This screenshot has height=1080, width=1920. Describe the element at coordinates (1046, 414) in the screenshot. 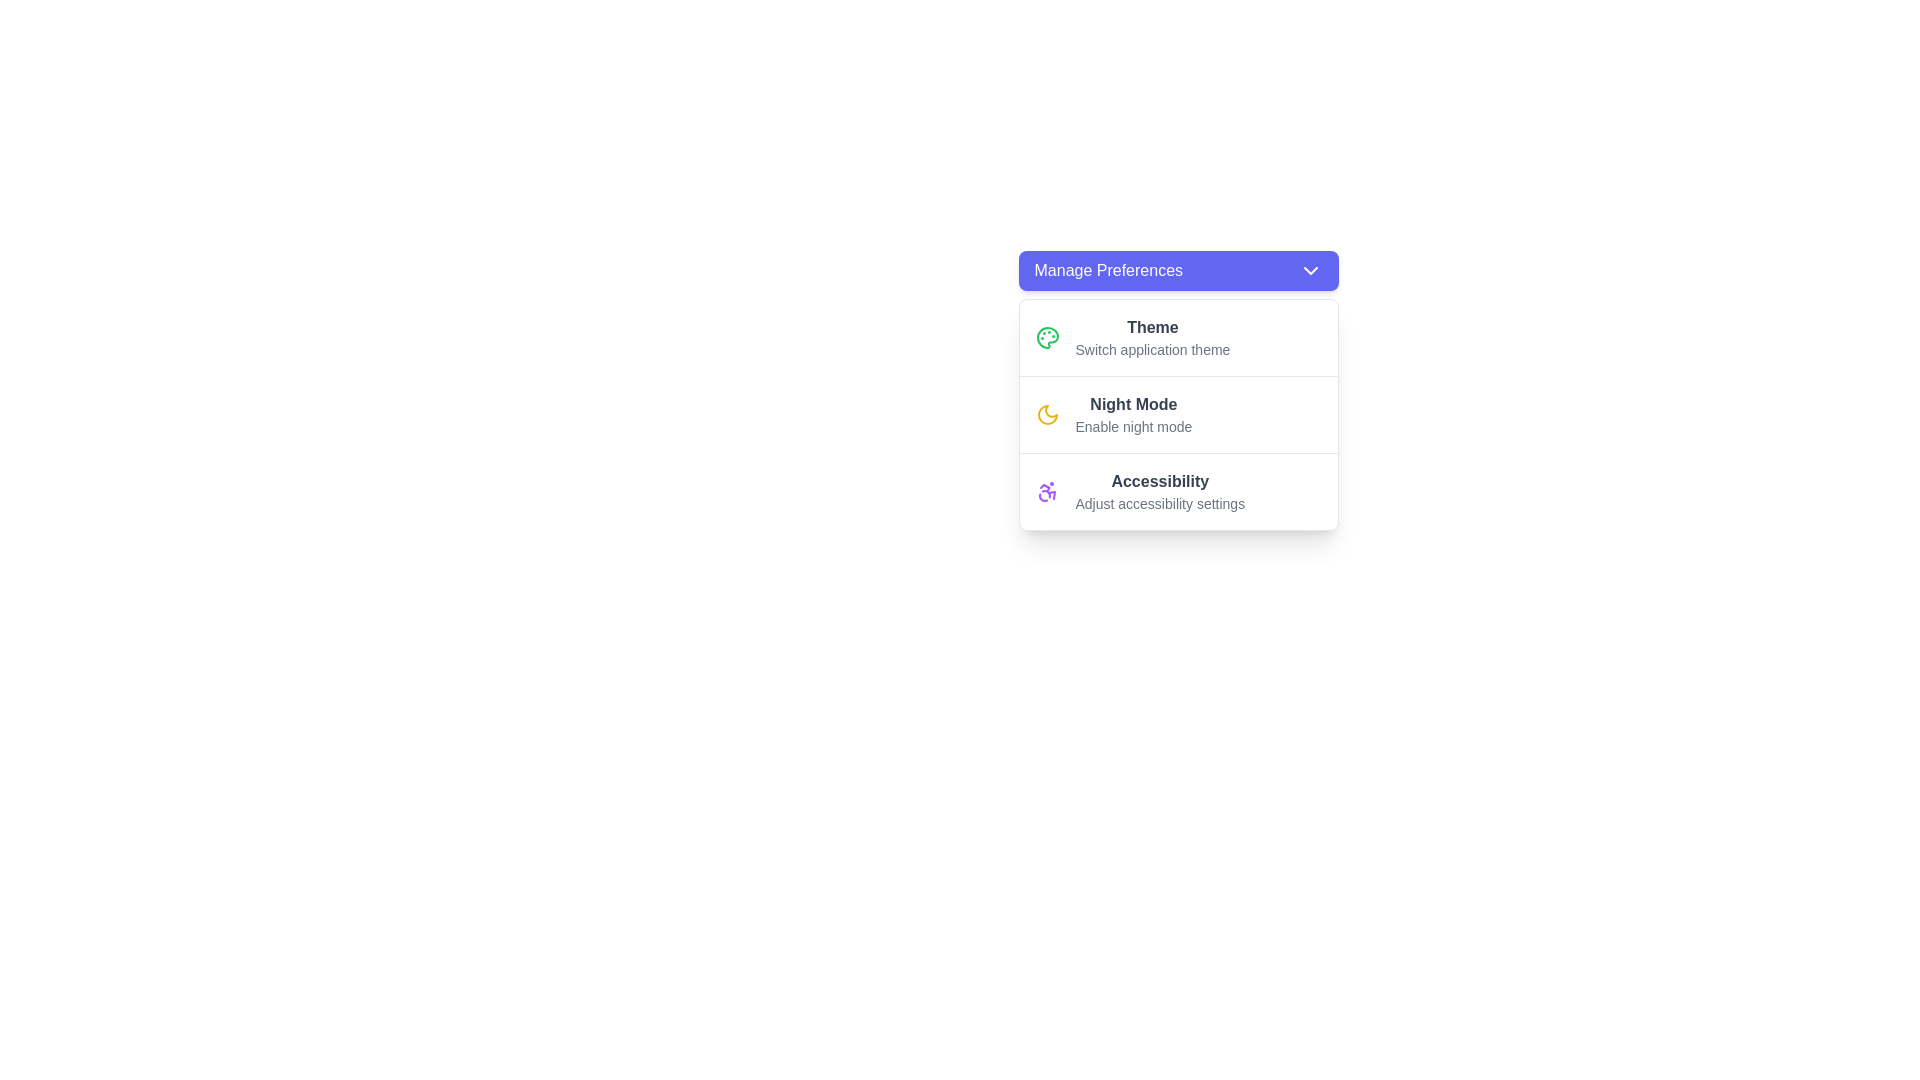

I see `the 'Night Mode' icon located in the dropdown menu, which signifies the option to toggle Night Mode` at that location.